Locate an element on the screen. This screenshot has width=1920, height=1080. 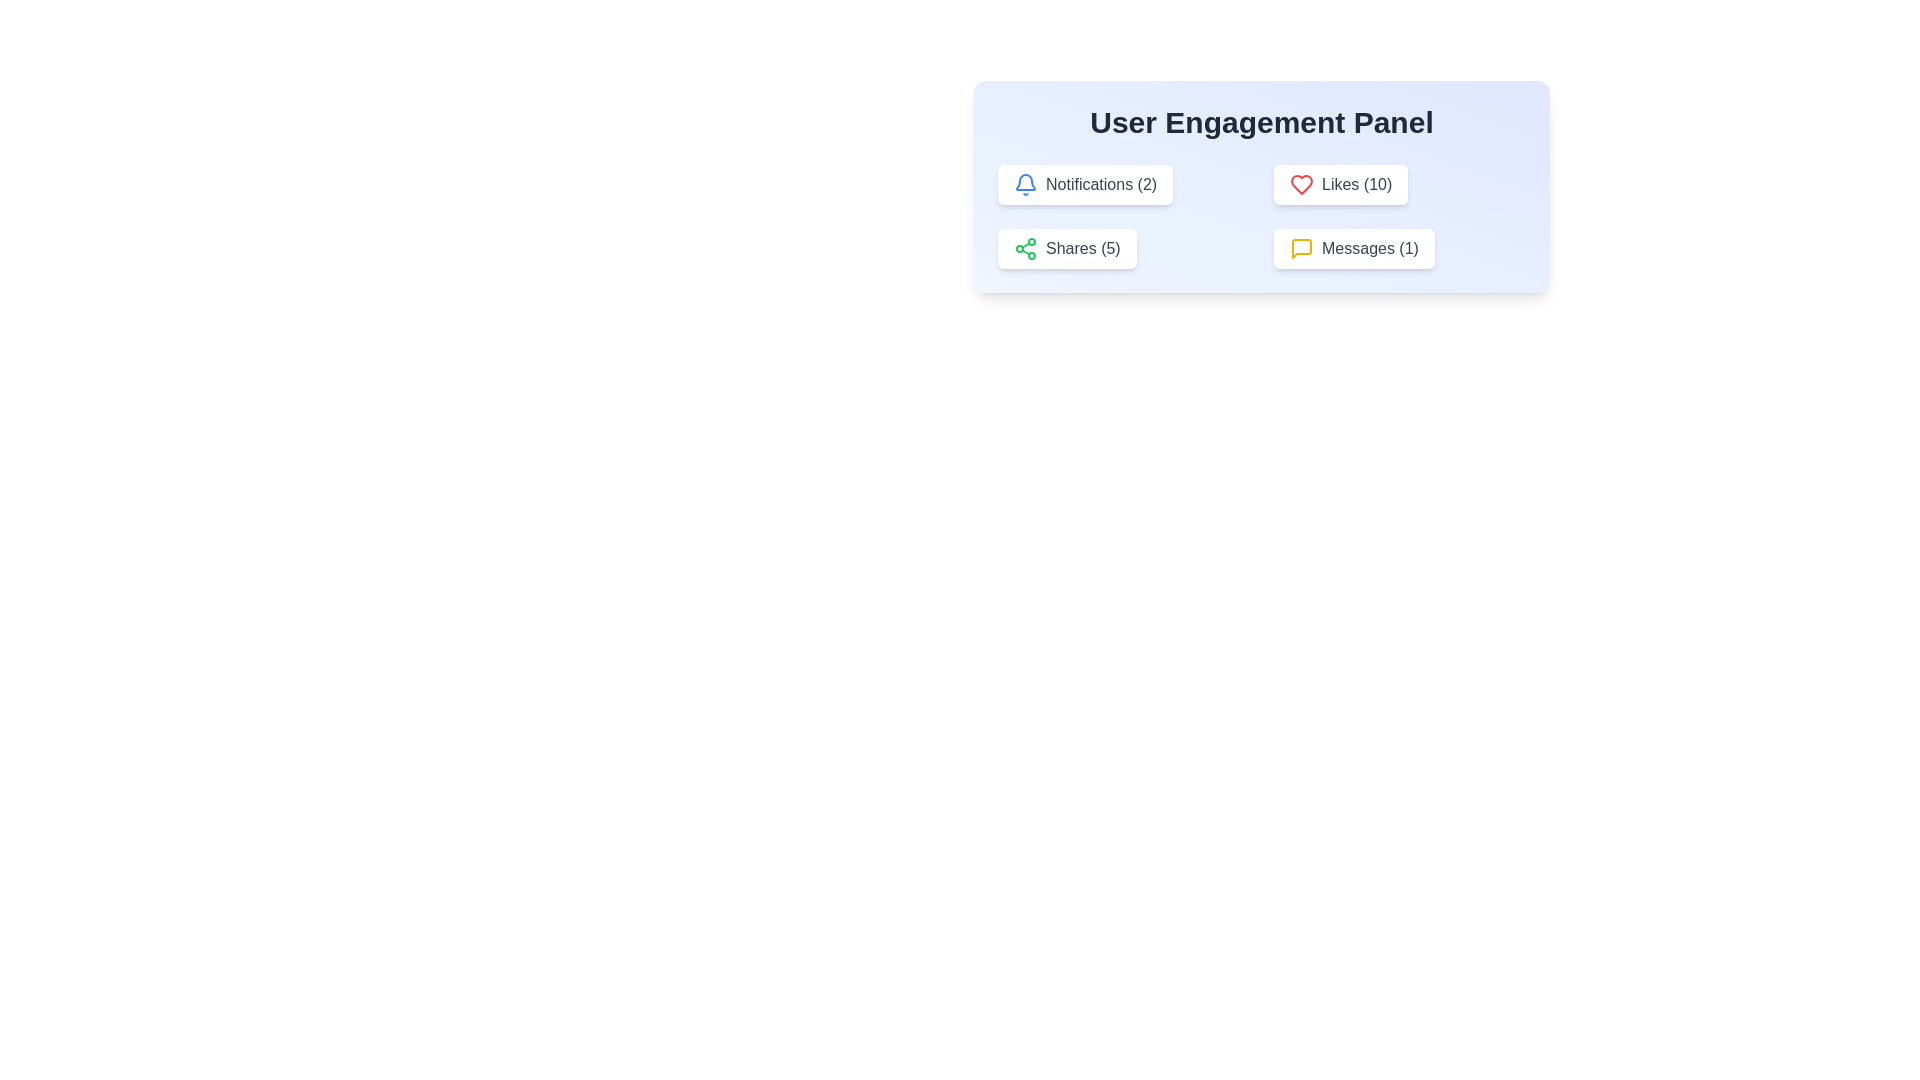
the 'Messages (1)' button, which is a rectangular button with a white background and a yellow speech bubble icon, located in the User Engagement Panel is located at coordinates (1354, 248).